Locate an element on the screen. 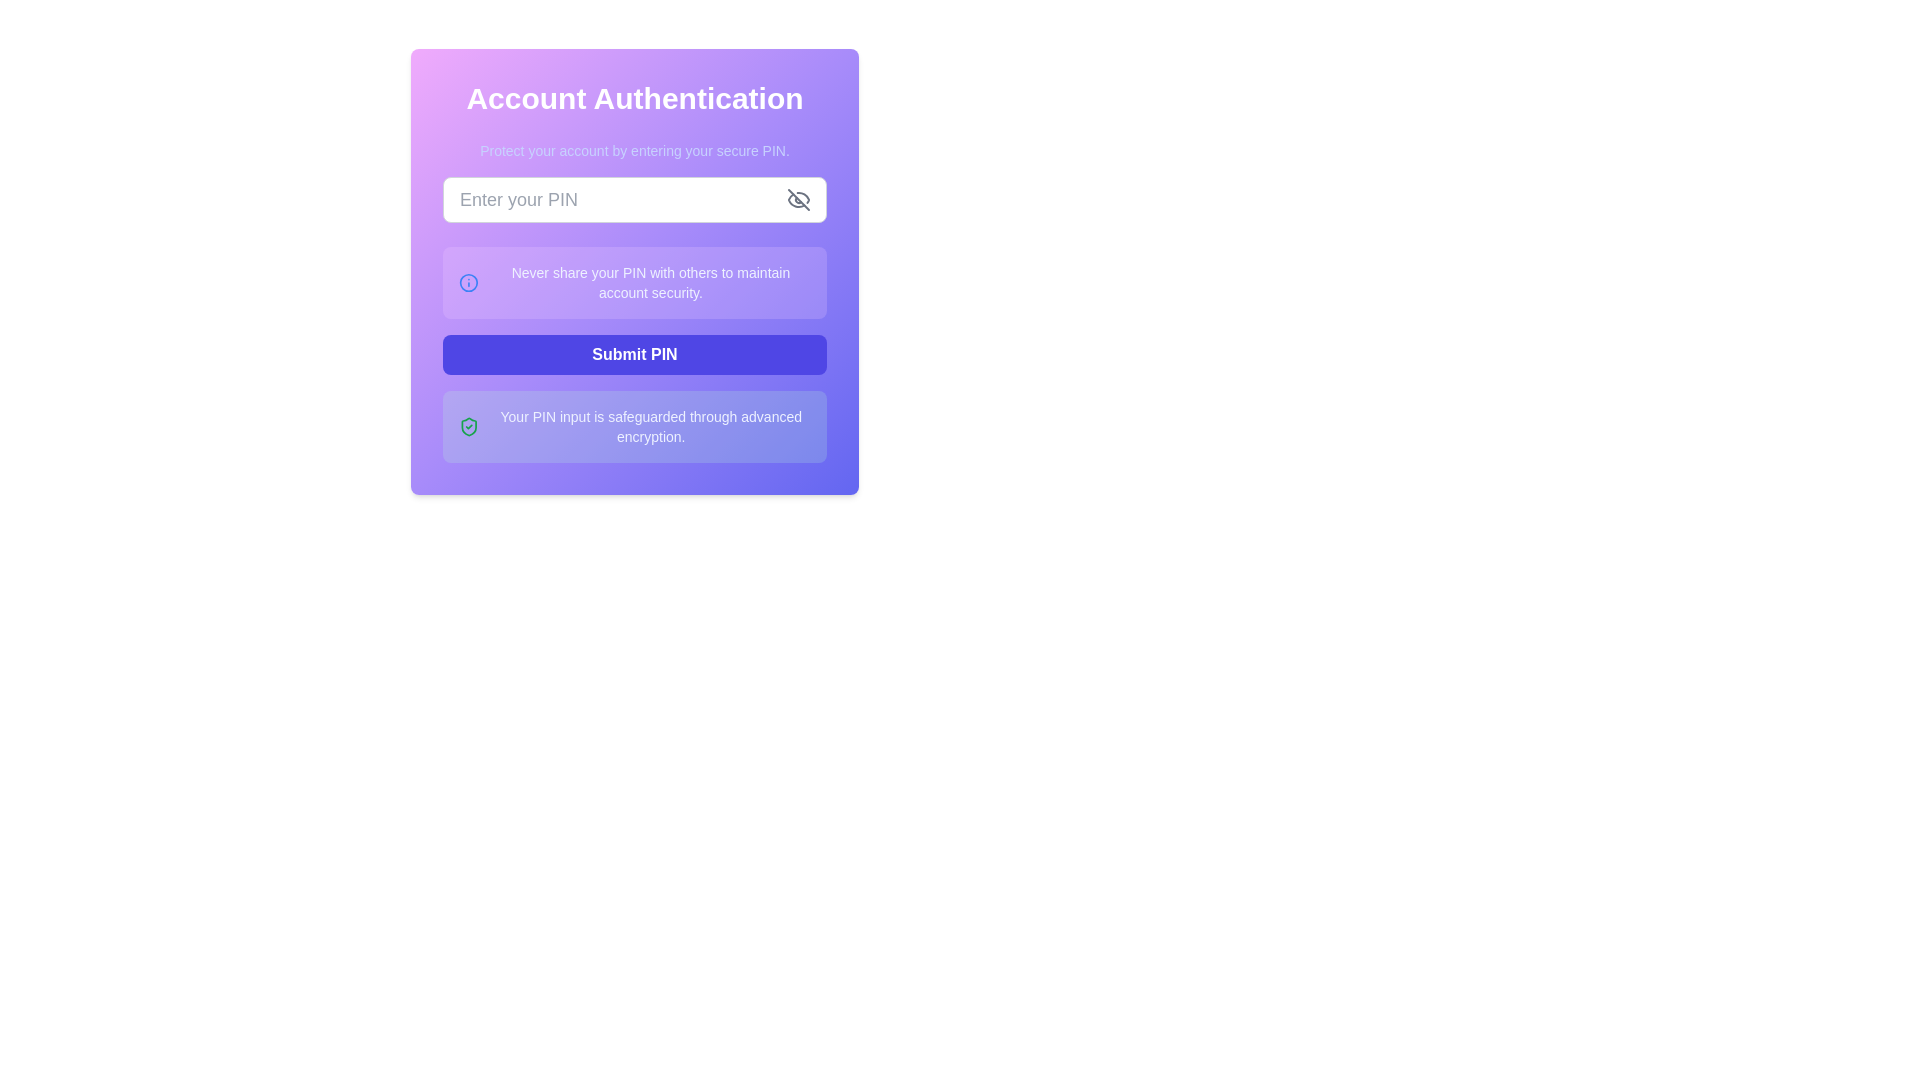  the Text Block element that reads 'Protect your account by entering your secure PIN.' which is styled with a small font size and indigo color, located below the title 'Account Authentication' is located at coordinates (633, 149).